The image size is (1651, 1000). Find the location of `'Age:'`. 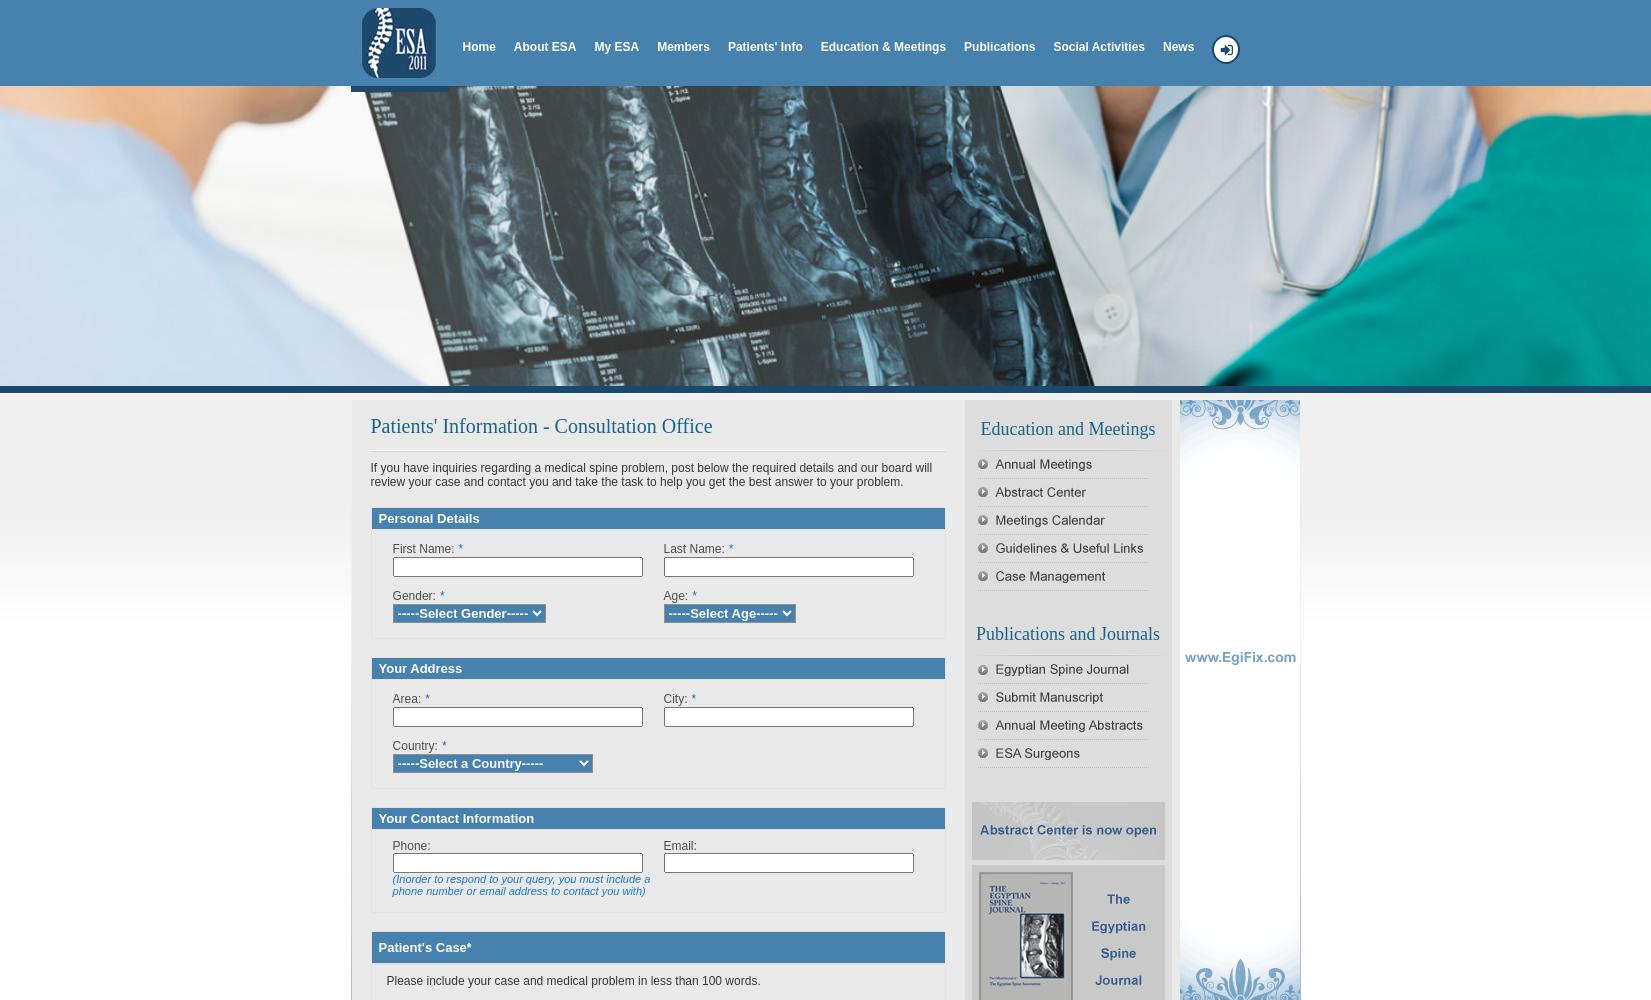

'Age:' is located at coordinates (675, 595).